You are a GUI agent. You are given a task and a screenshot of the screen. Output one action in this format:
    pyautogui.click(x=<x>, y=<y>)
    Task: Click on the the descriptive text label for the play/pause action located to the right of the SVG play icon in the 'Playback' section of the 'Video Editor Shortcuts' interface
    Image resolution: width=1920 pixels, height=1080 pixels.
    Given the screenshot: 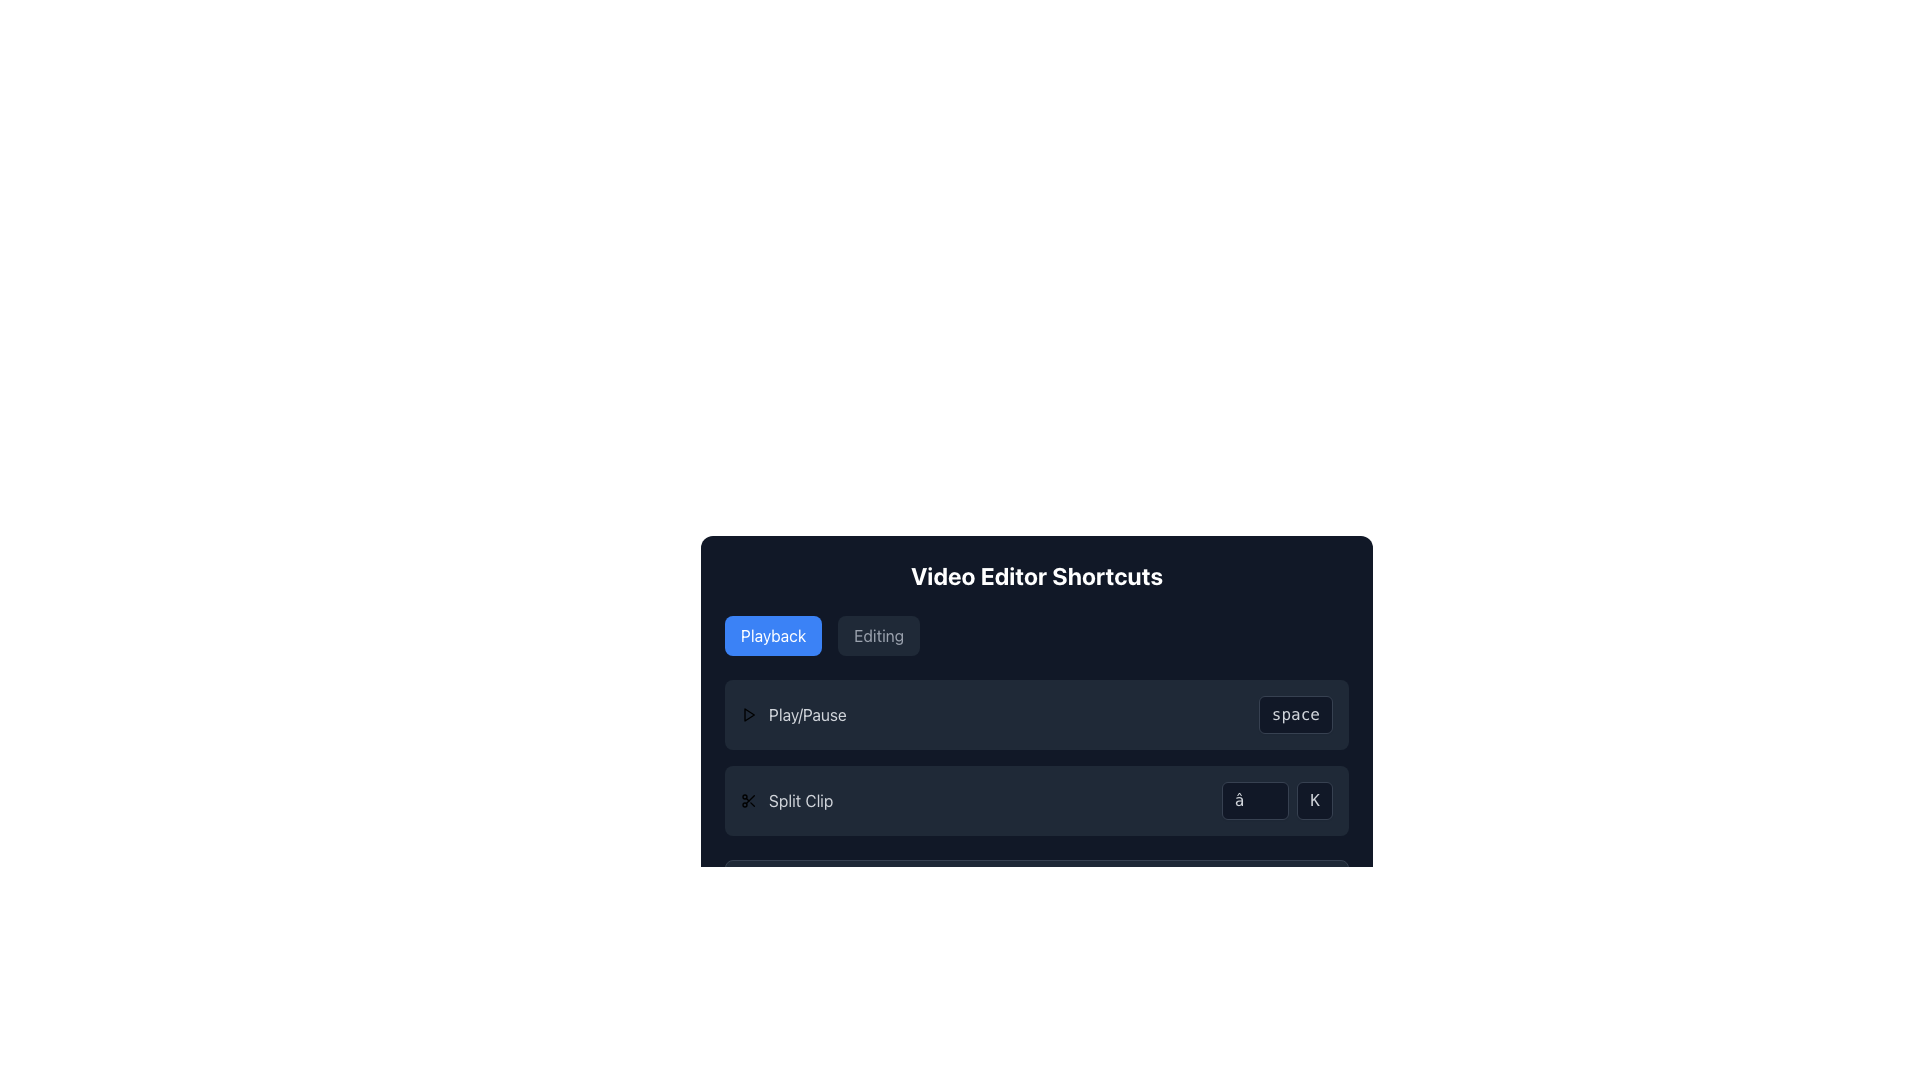 What is the action you would take?
    pyautogui.click(x=807, y=713)
    